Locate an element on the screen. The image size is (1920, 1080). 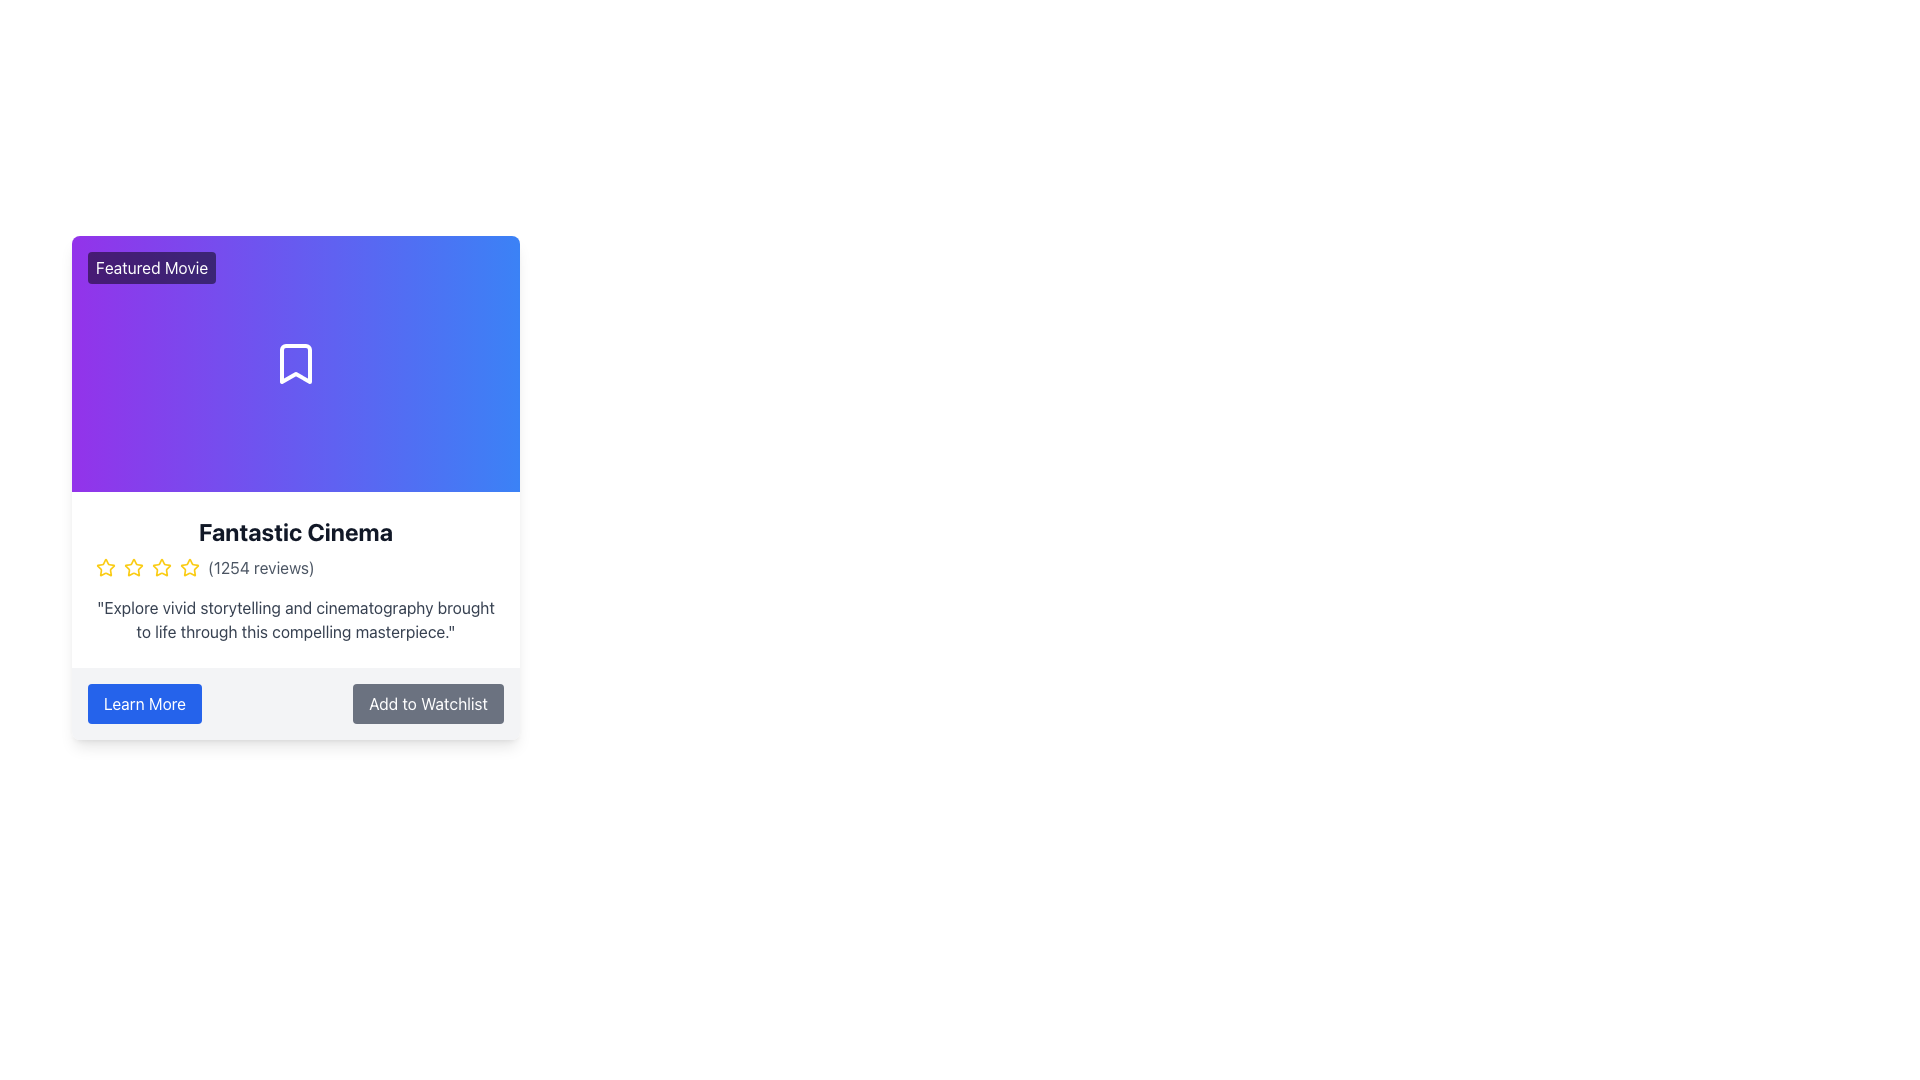
the fifth yellow star icon with a hollow interior is located at coordinates (190, 567).